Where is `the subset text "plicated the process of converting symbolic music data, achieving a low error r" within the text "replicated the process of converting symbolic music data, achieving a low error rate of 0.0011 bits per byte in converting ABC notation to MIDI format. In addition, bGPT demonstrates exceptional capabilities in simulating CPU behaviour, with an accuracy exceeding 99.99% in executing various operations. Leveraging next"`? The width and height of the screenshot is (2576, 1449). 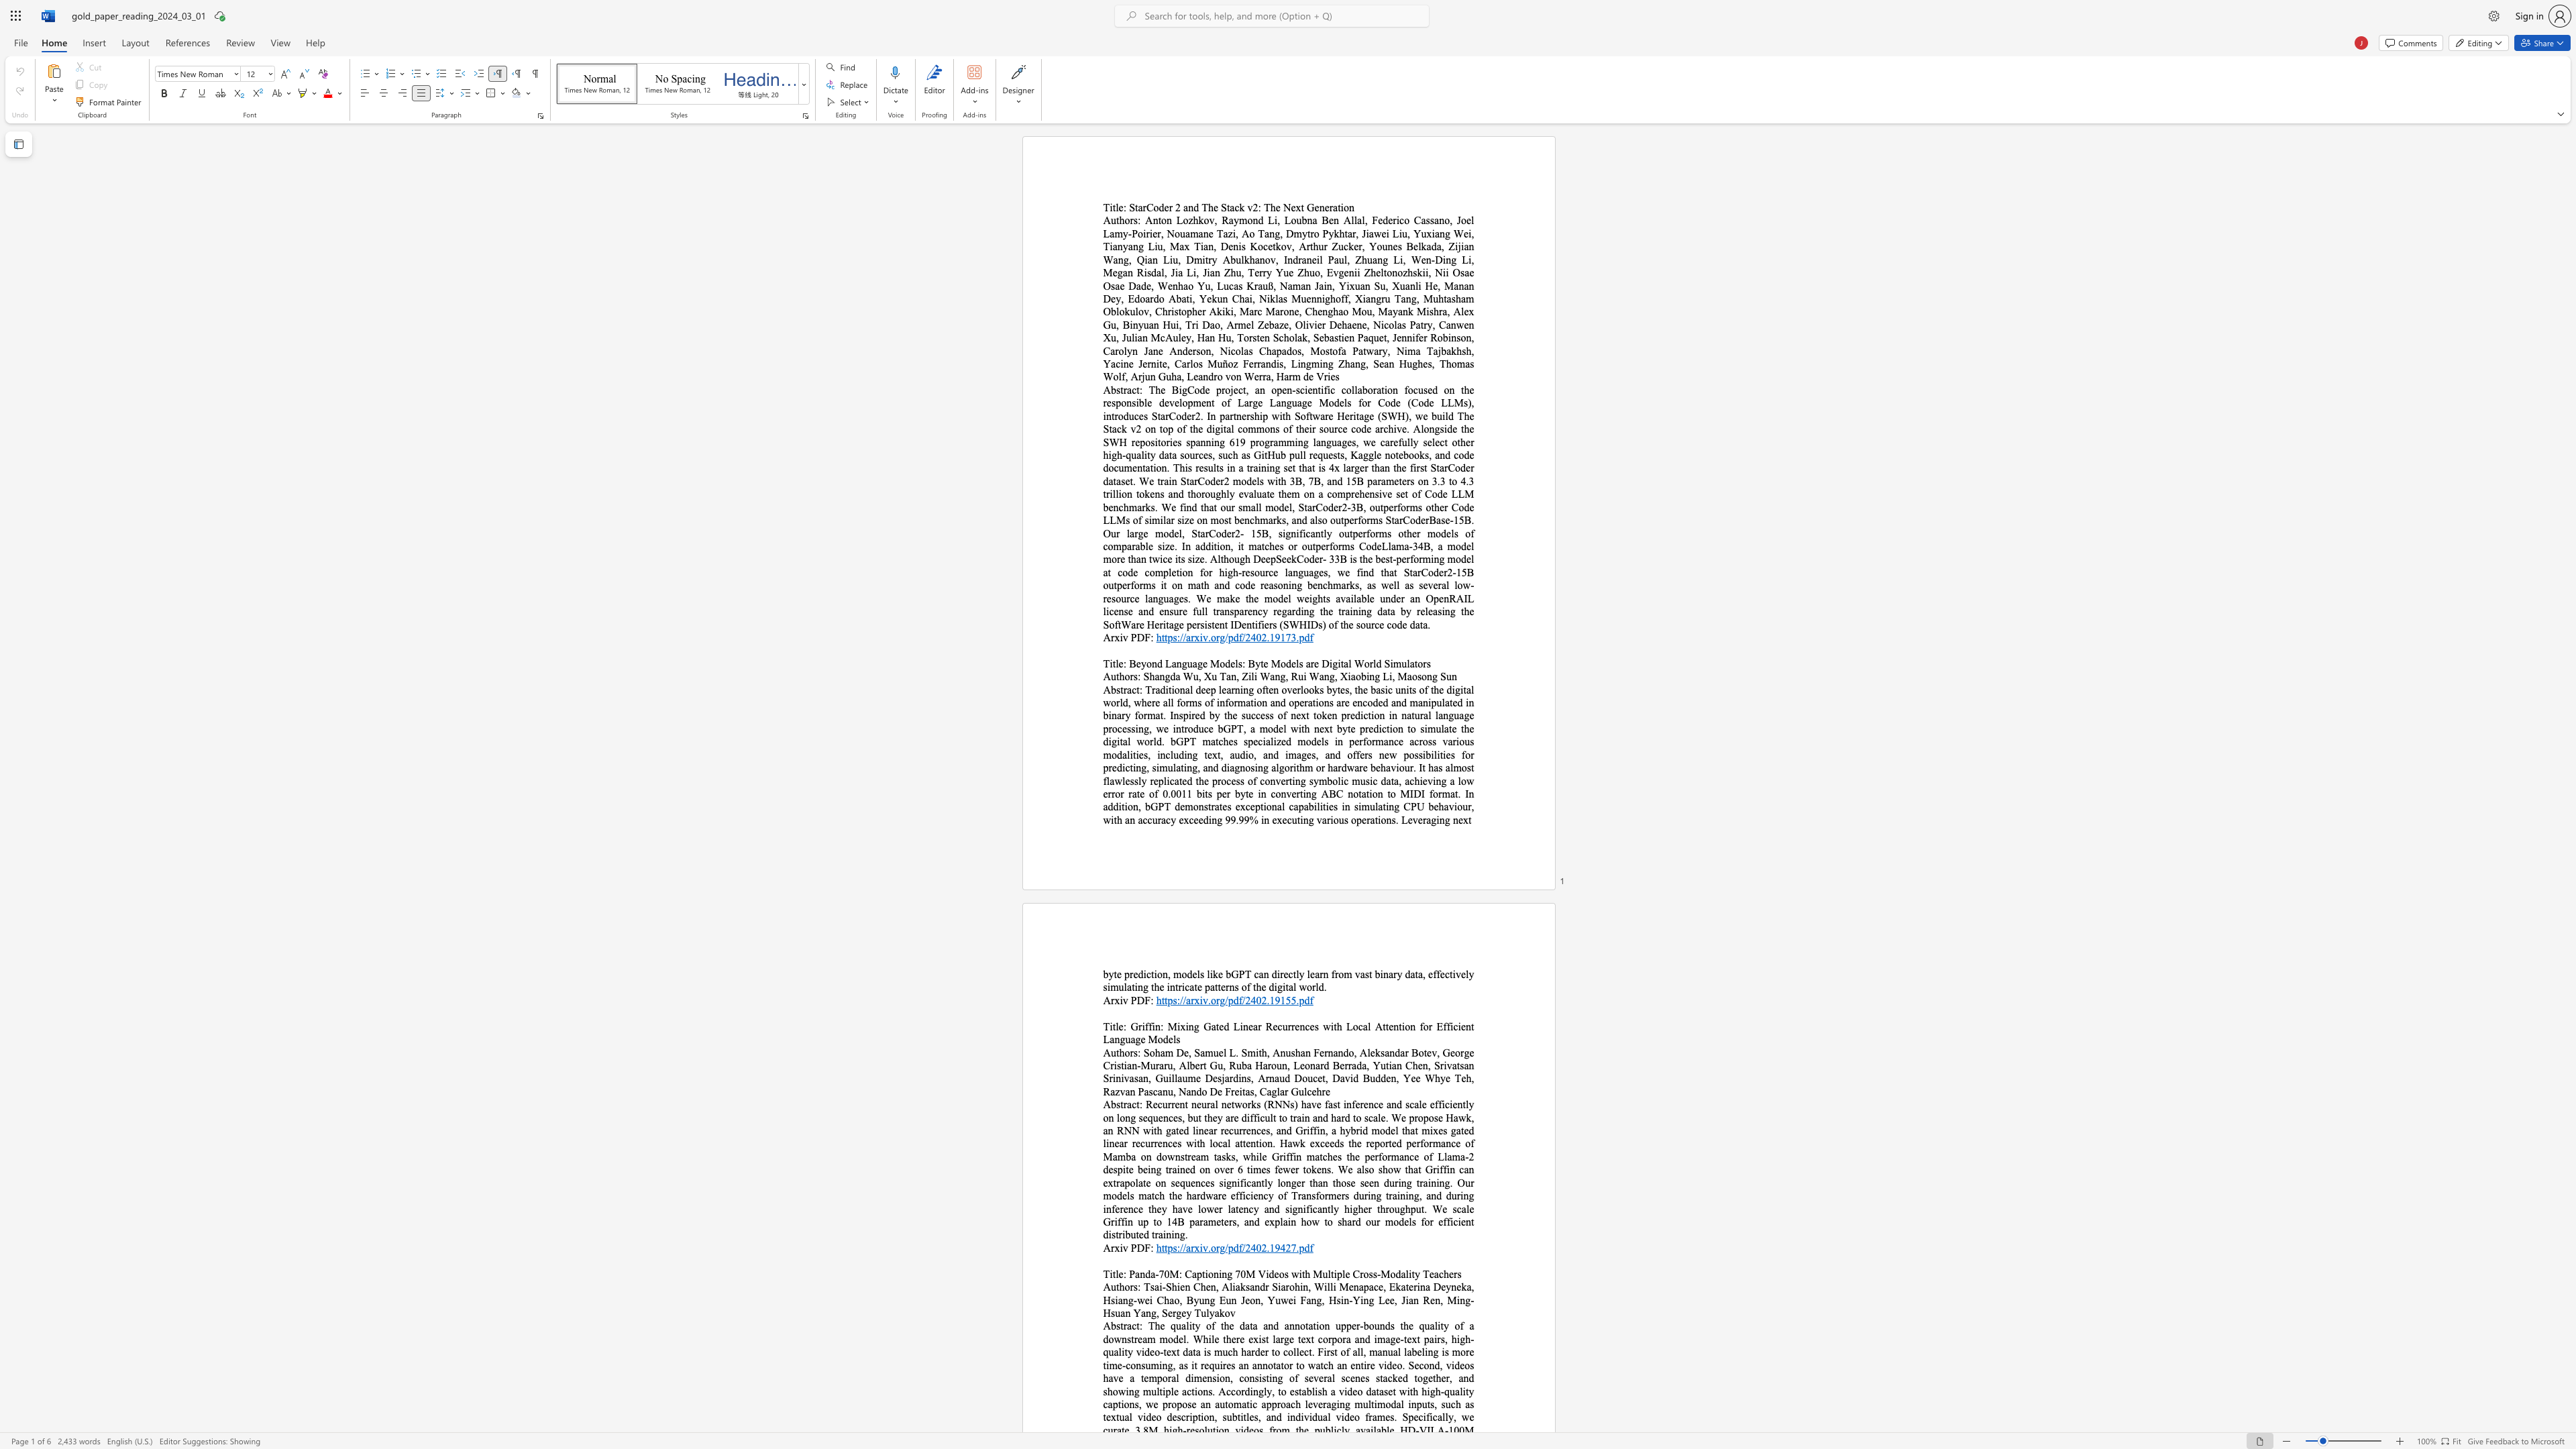
the subset text "plicated the process of converting symbolic music data, achieving a low error r" within the text "replicated the process of converting symbolic music data, achieving a low error rate of 0.0011 bits per byte in converting ABC notation to MIDI format. In addition, bGPT demonstrates exceptional capabilities in simulating CPU behaviour, with an accuracy exceeding 99.99% in executing various operations. Leveraging next" is located at coordinates (1157, 780).